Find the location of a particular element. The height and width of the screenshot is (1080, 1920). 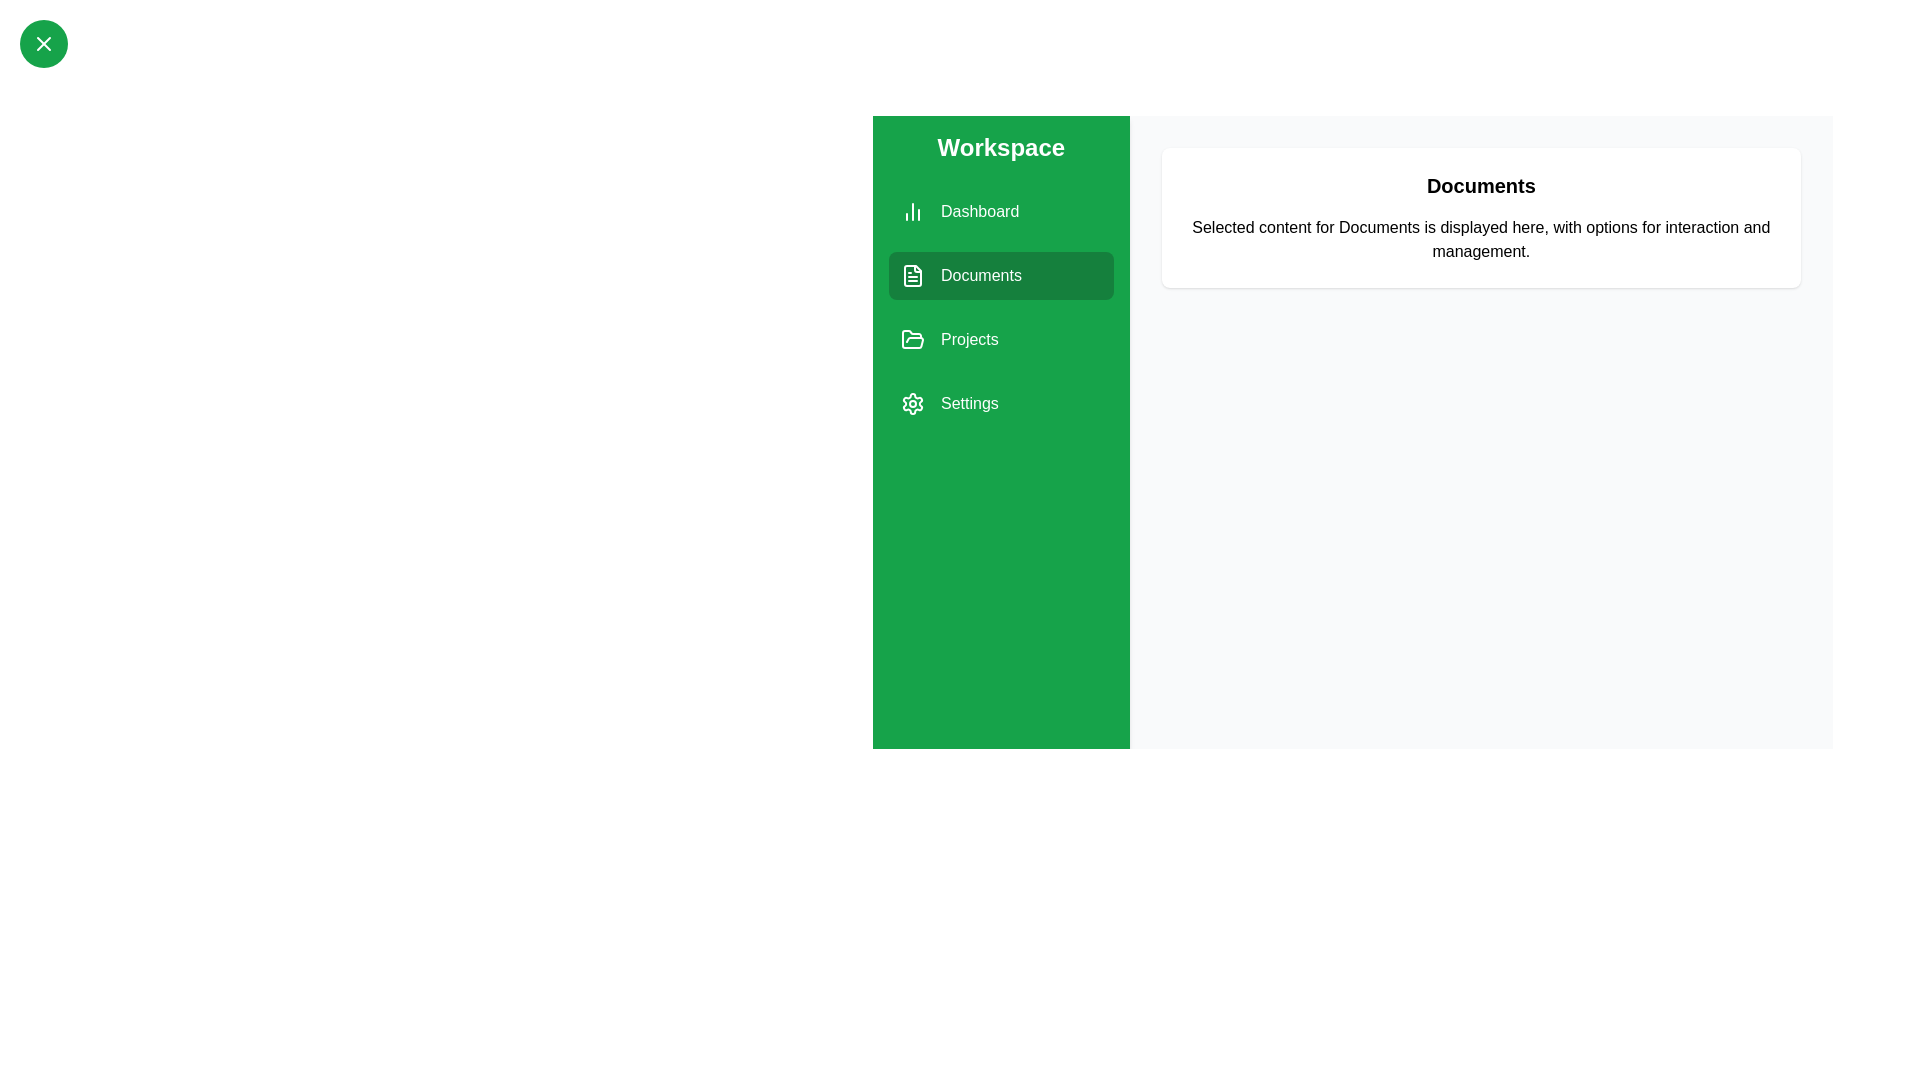

the Settings section from the sidebar is located at coordinates (1001, 404).